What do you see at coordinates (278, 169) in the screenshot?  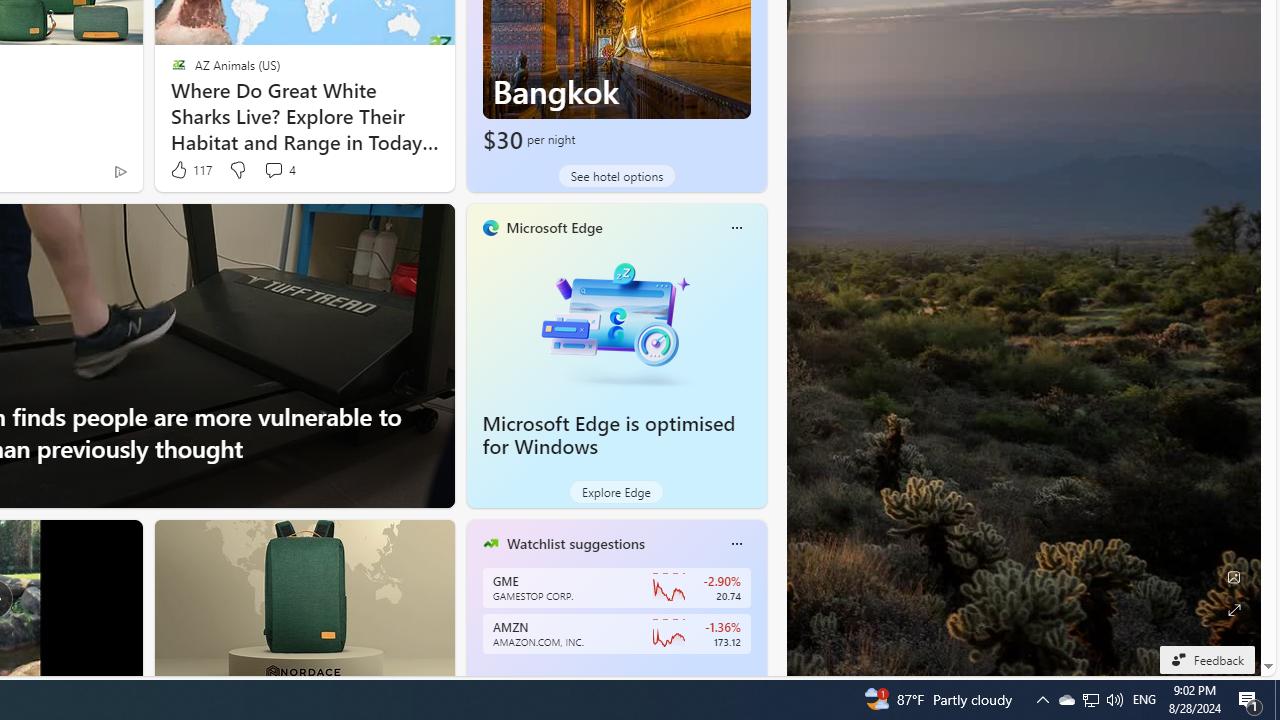 I see `'View comments 4 Comment'` at bounding box center [278, 169].